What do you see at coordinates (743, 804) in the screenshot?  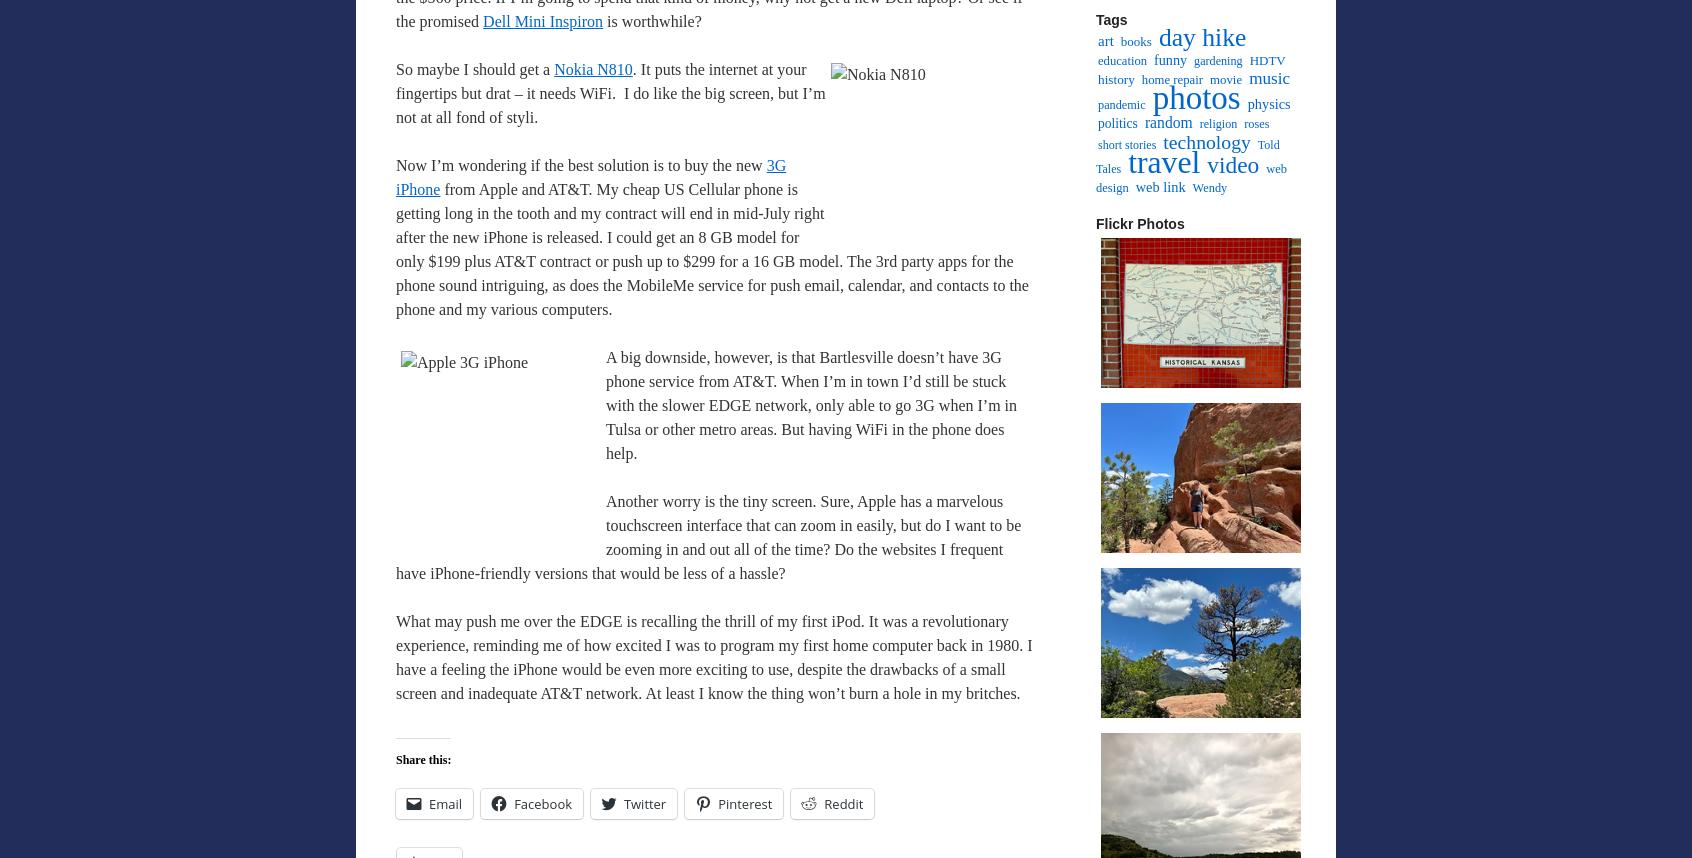 I see `'Pinterest'` at bounding box center [743, 804].